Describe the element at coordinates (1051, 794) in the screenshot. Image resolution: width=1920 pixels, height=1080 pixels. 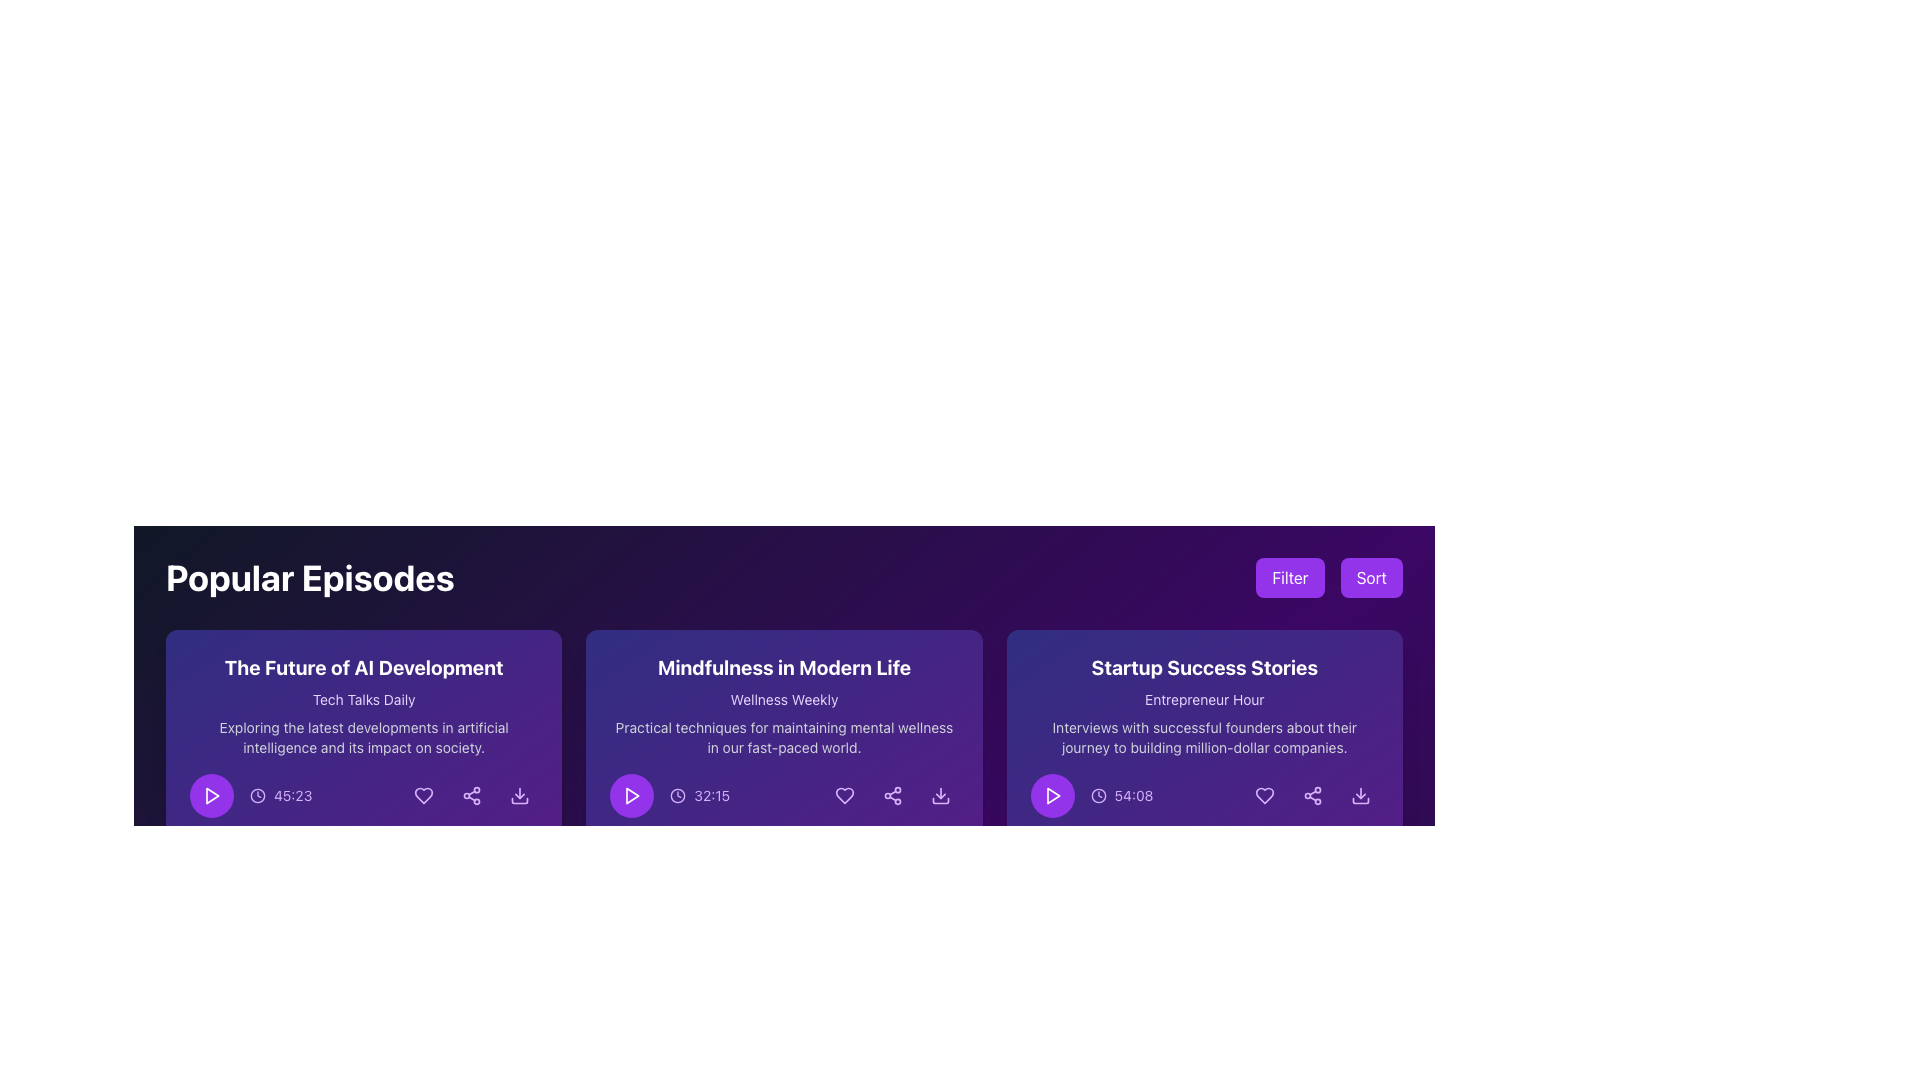
I see `the play button for the 'Startup Success Stories' episode located in the bottom-left corner of the card in the 'Popular Episodes' section` at that location.